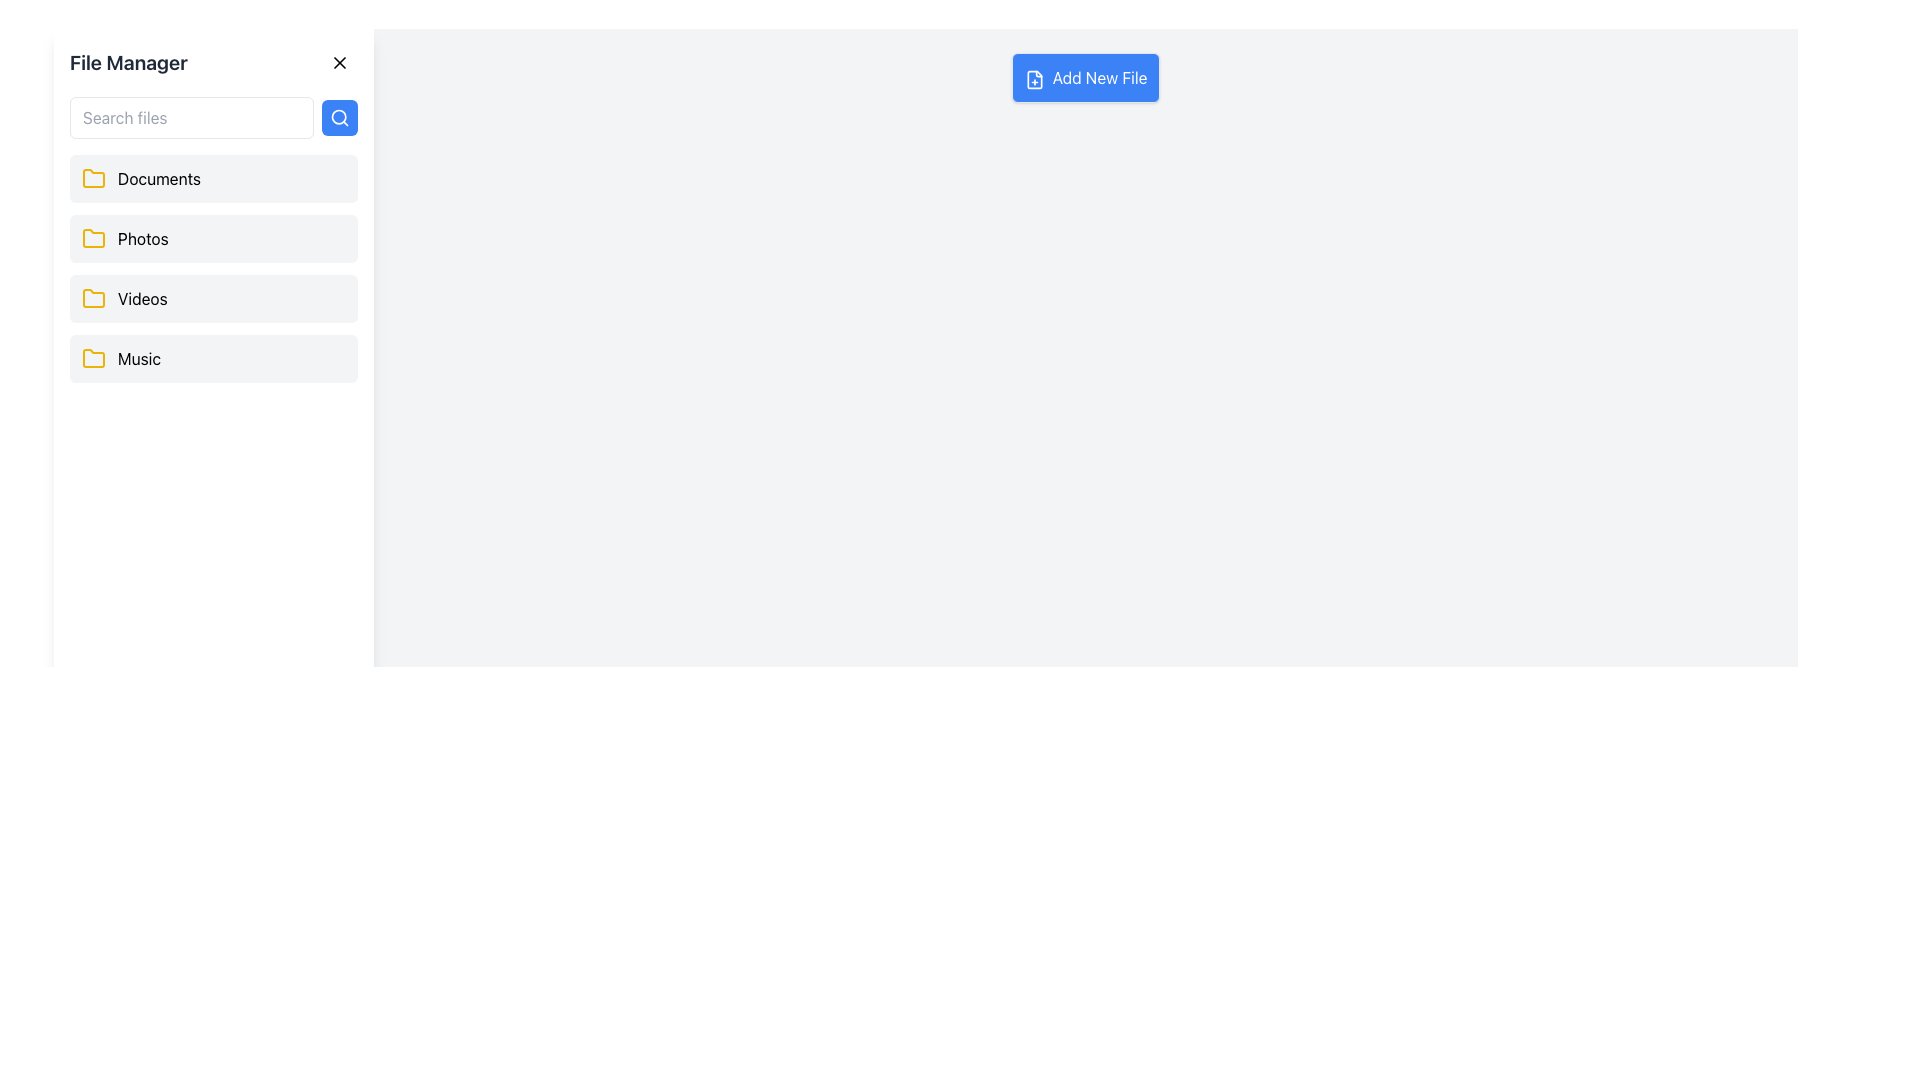 This screenshot has width=1920, height=1080. I want to click on the folder icon representing the 'Videos' category, so click(93, 298).